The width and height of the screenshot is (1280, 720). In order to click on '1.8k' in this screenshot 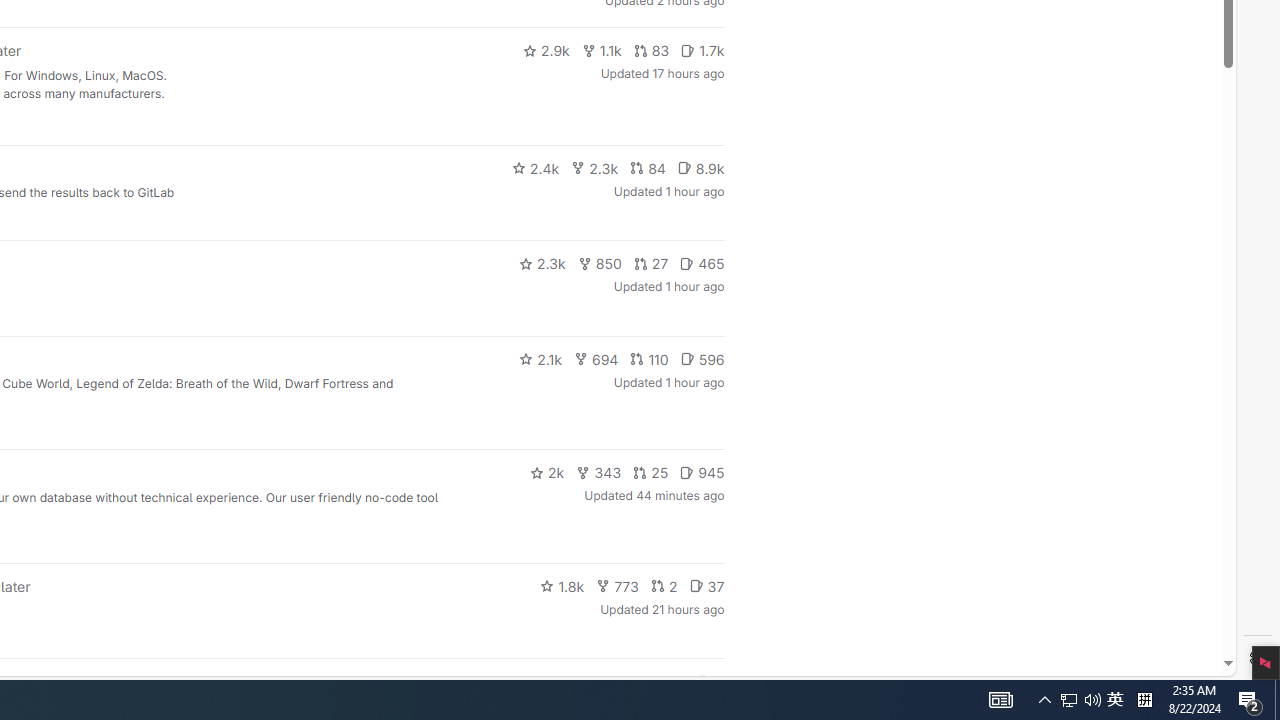, I will do `click(561, 585)`.